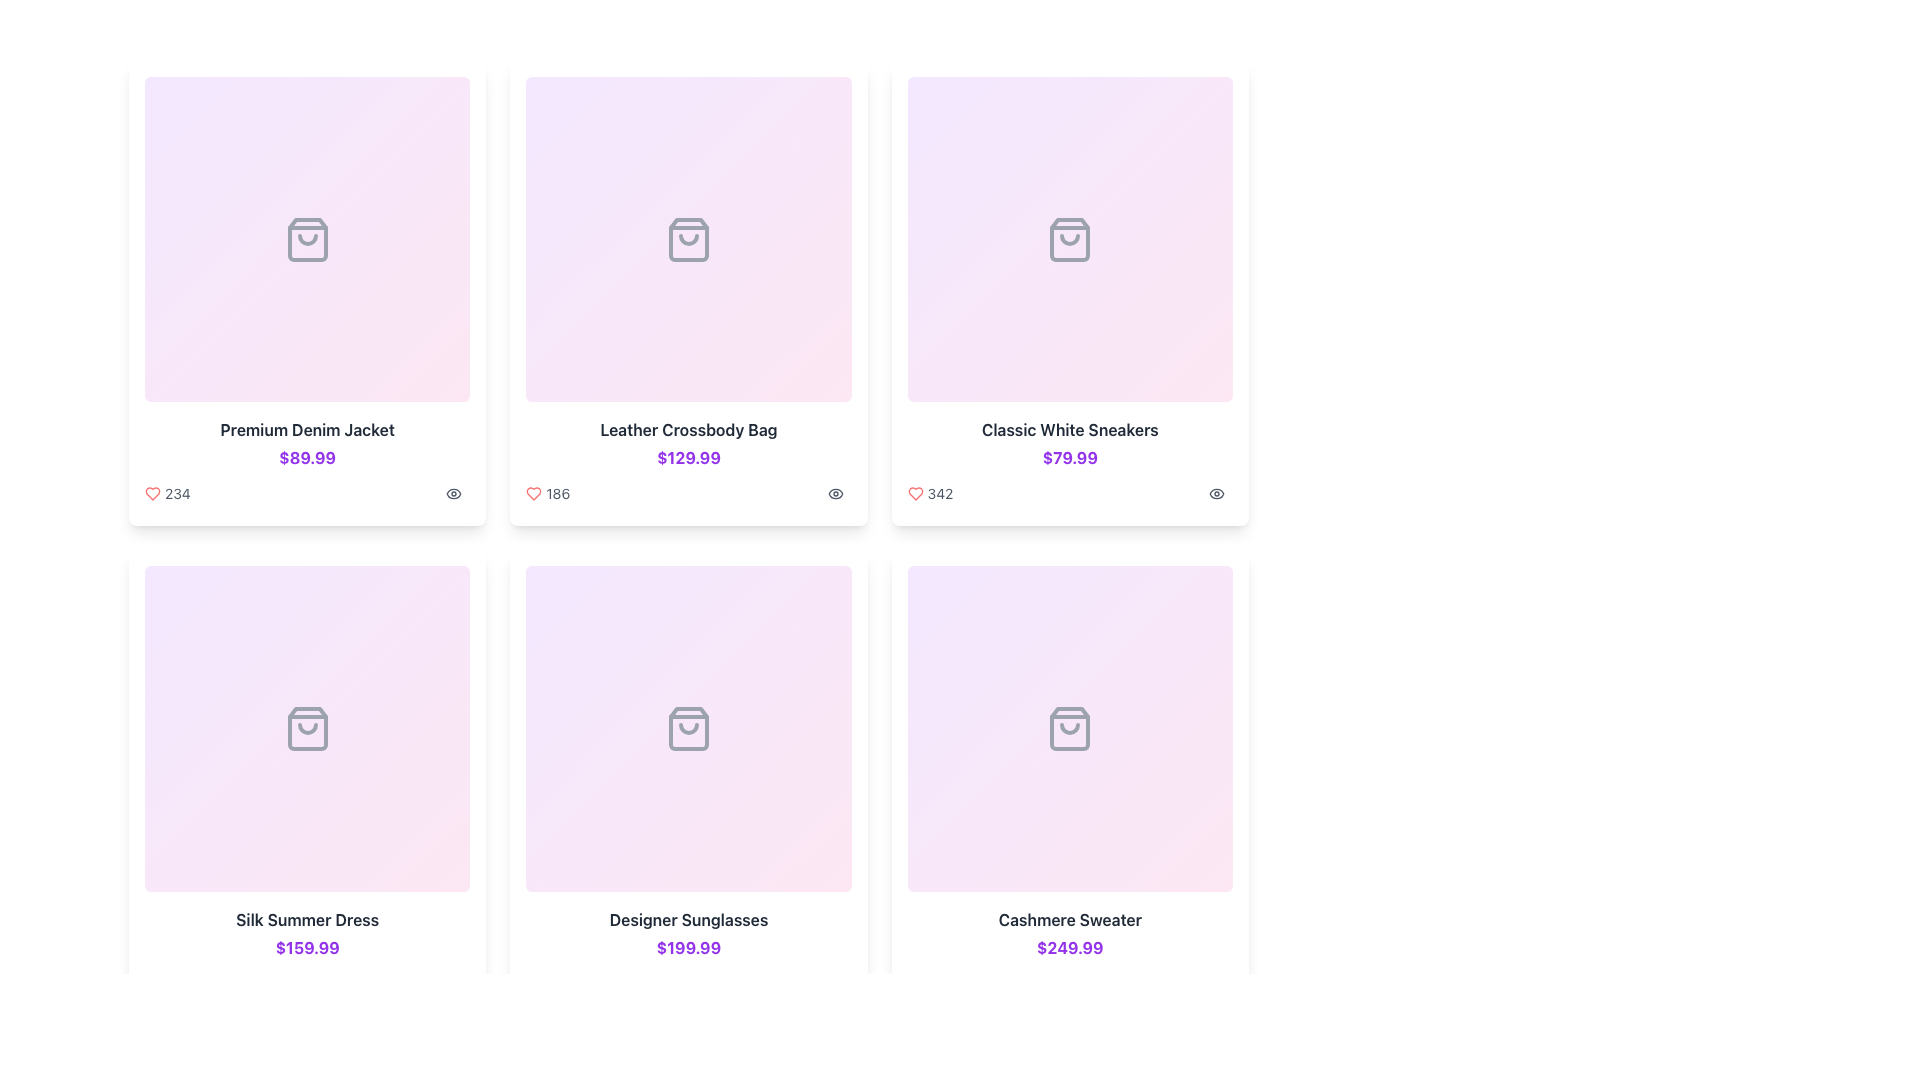 The height and width of the screenshot is (1080, 1920). Describe the element at coordinates (1216, 493) in the screenshot. I see `the eye icon button in the bottom-right corner of the 'Classic White Sneakers' card` at that location.